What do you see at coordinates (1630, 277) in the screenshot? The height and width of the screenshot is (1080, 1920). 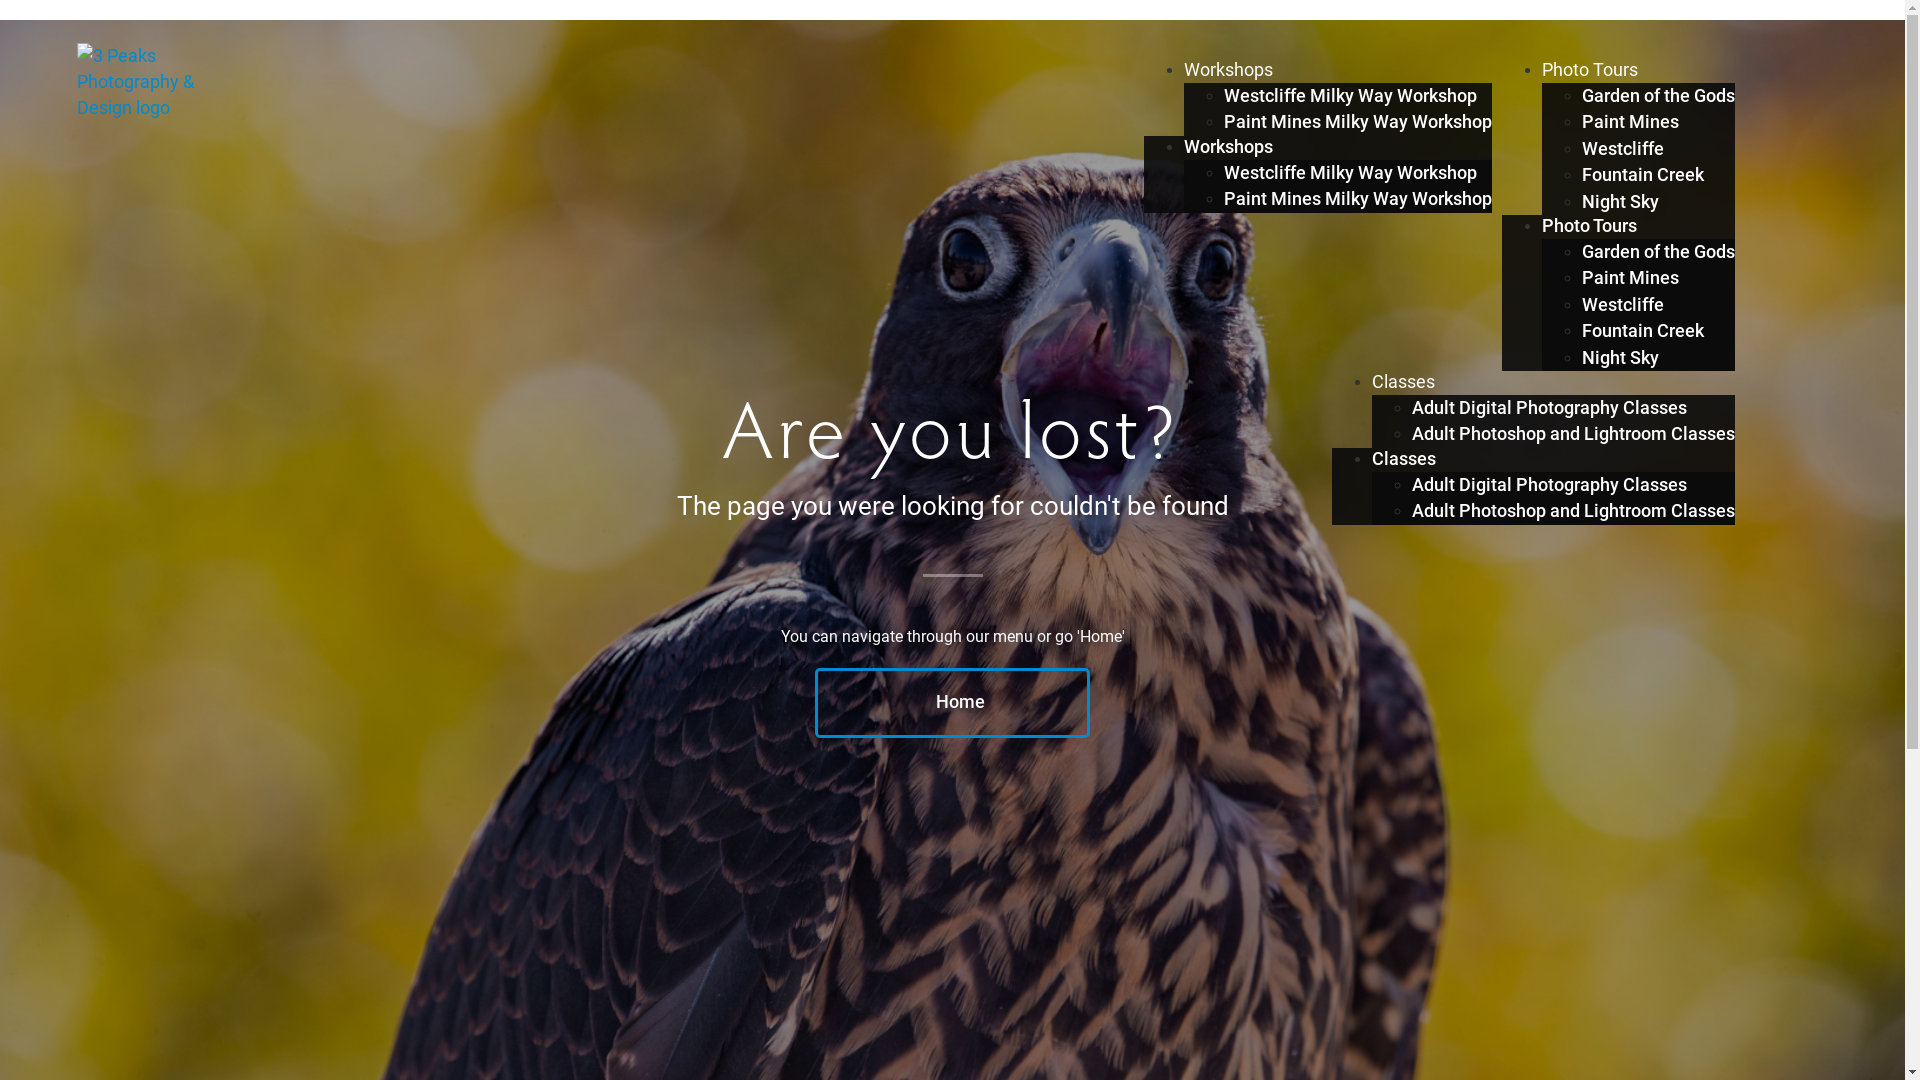 I see `'Paint Mines'` at bounding box center [1630, 277].